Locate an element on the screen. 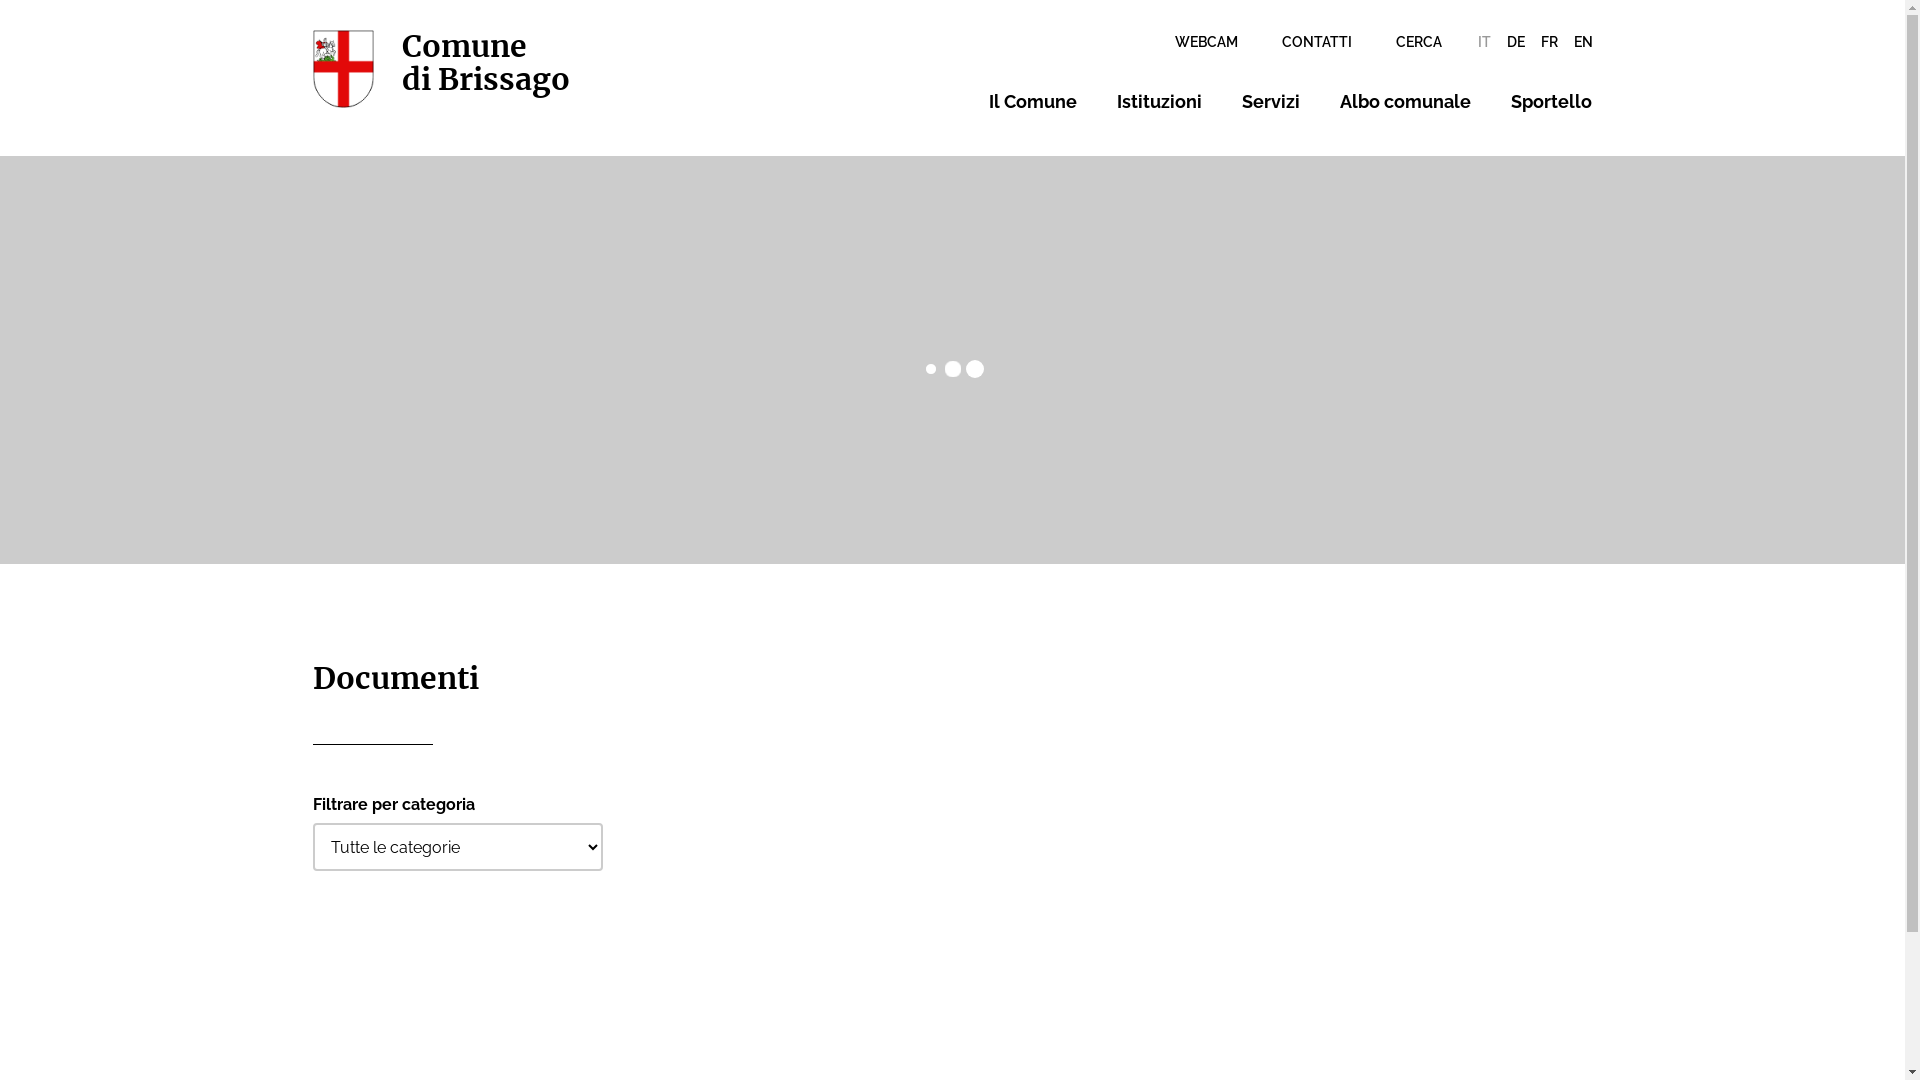 This screenshot has width=1920, height=1080. 'Il Comune' is located at coordinates (1032, 101).